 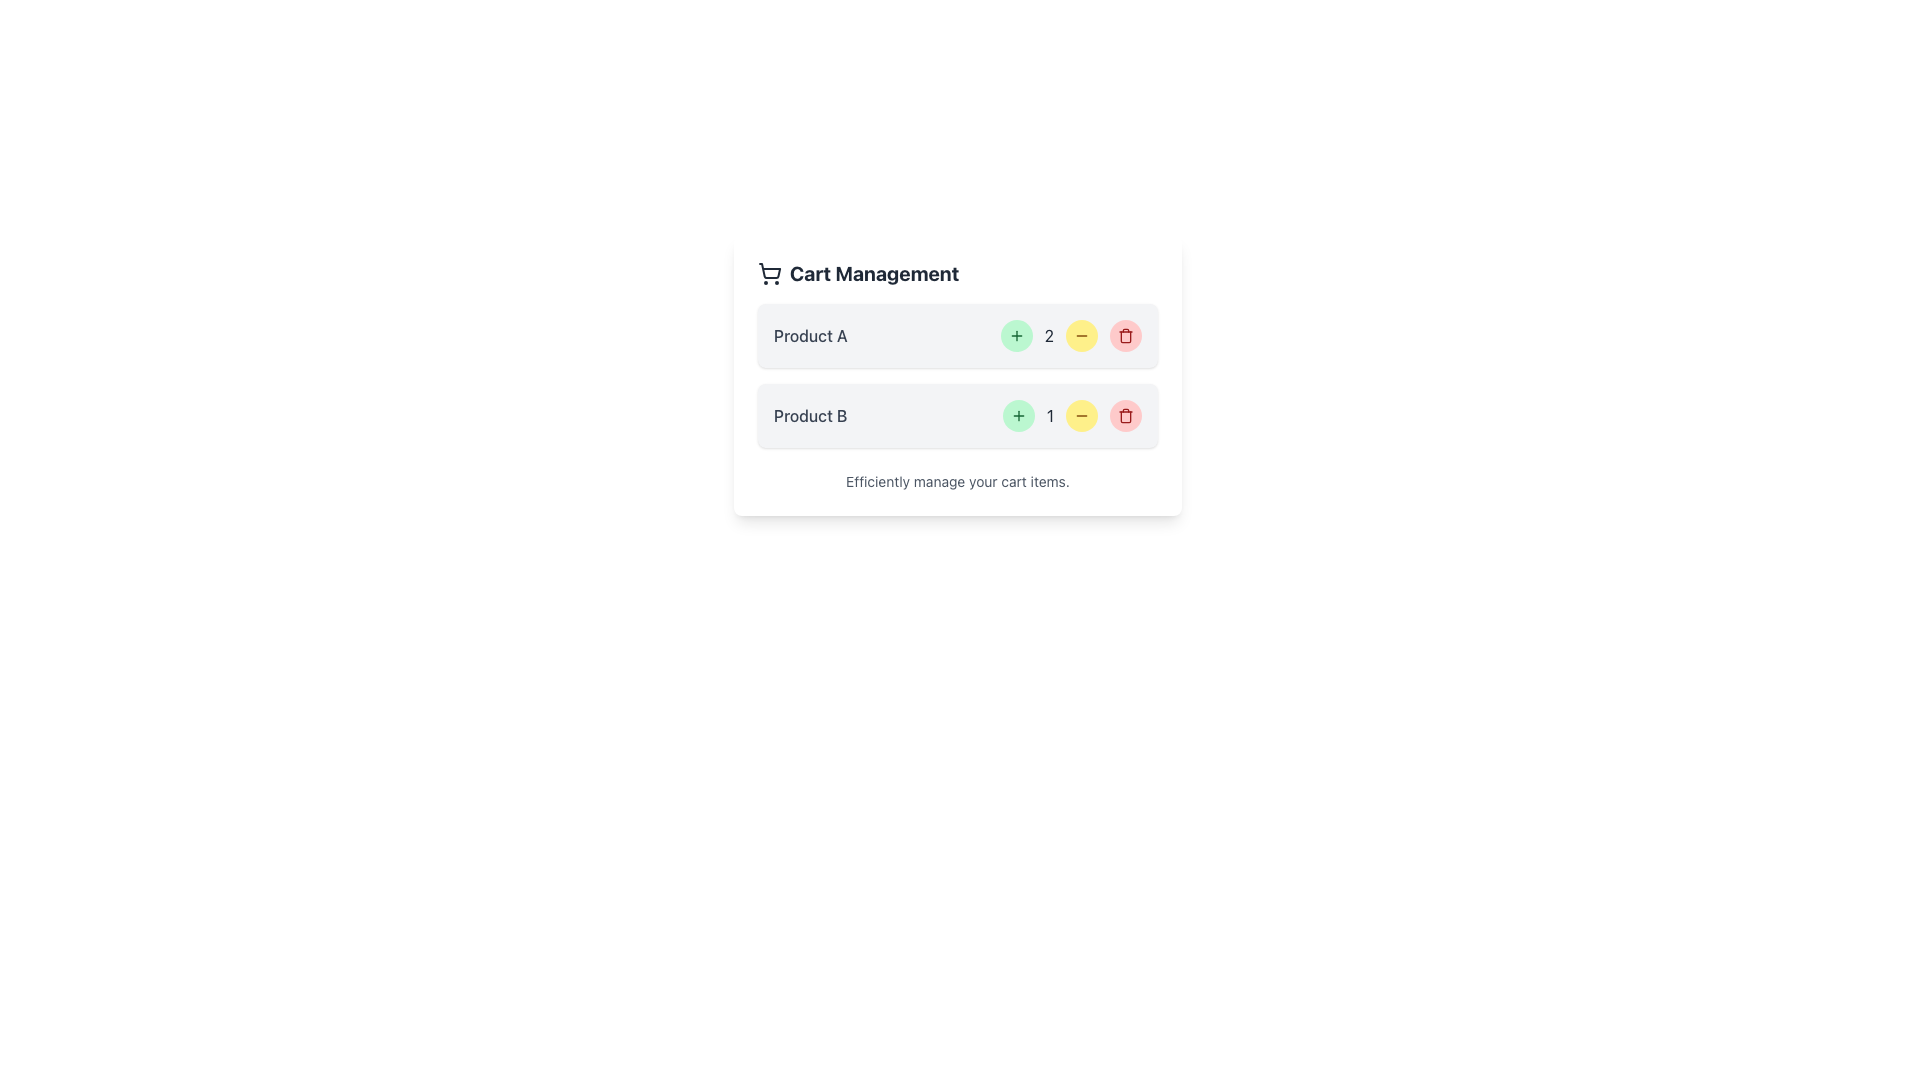 What do you see at coordinates (1048, 334) in the screenshot?
I see `the text display element that shows the number '2', which is styled in gray font and located between the green plus button and the yellow minus button` at bounding box center [1048, 334].